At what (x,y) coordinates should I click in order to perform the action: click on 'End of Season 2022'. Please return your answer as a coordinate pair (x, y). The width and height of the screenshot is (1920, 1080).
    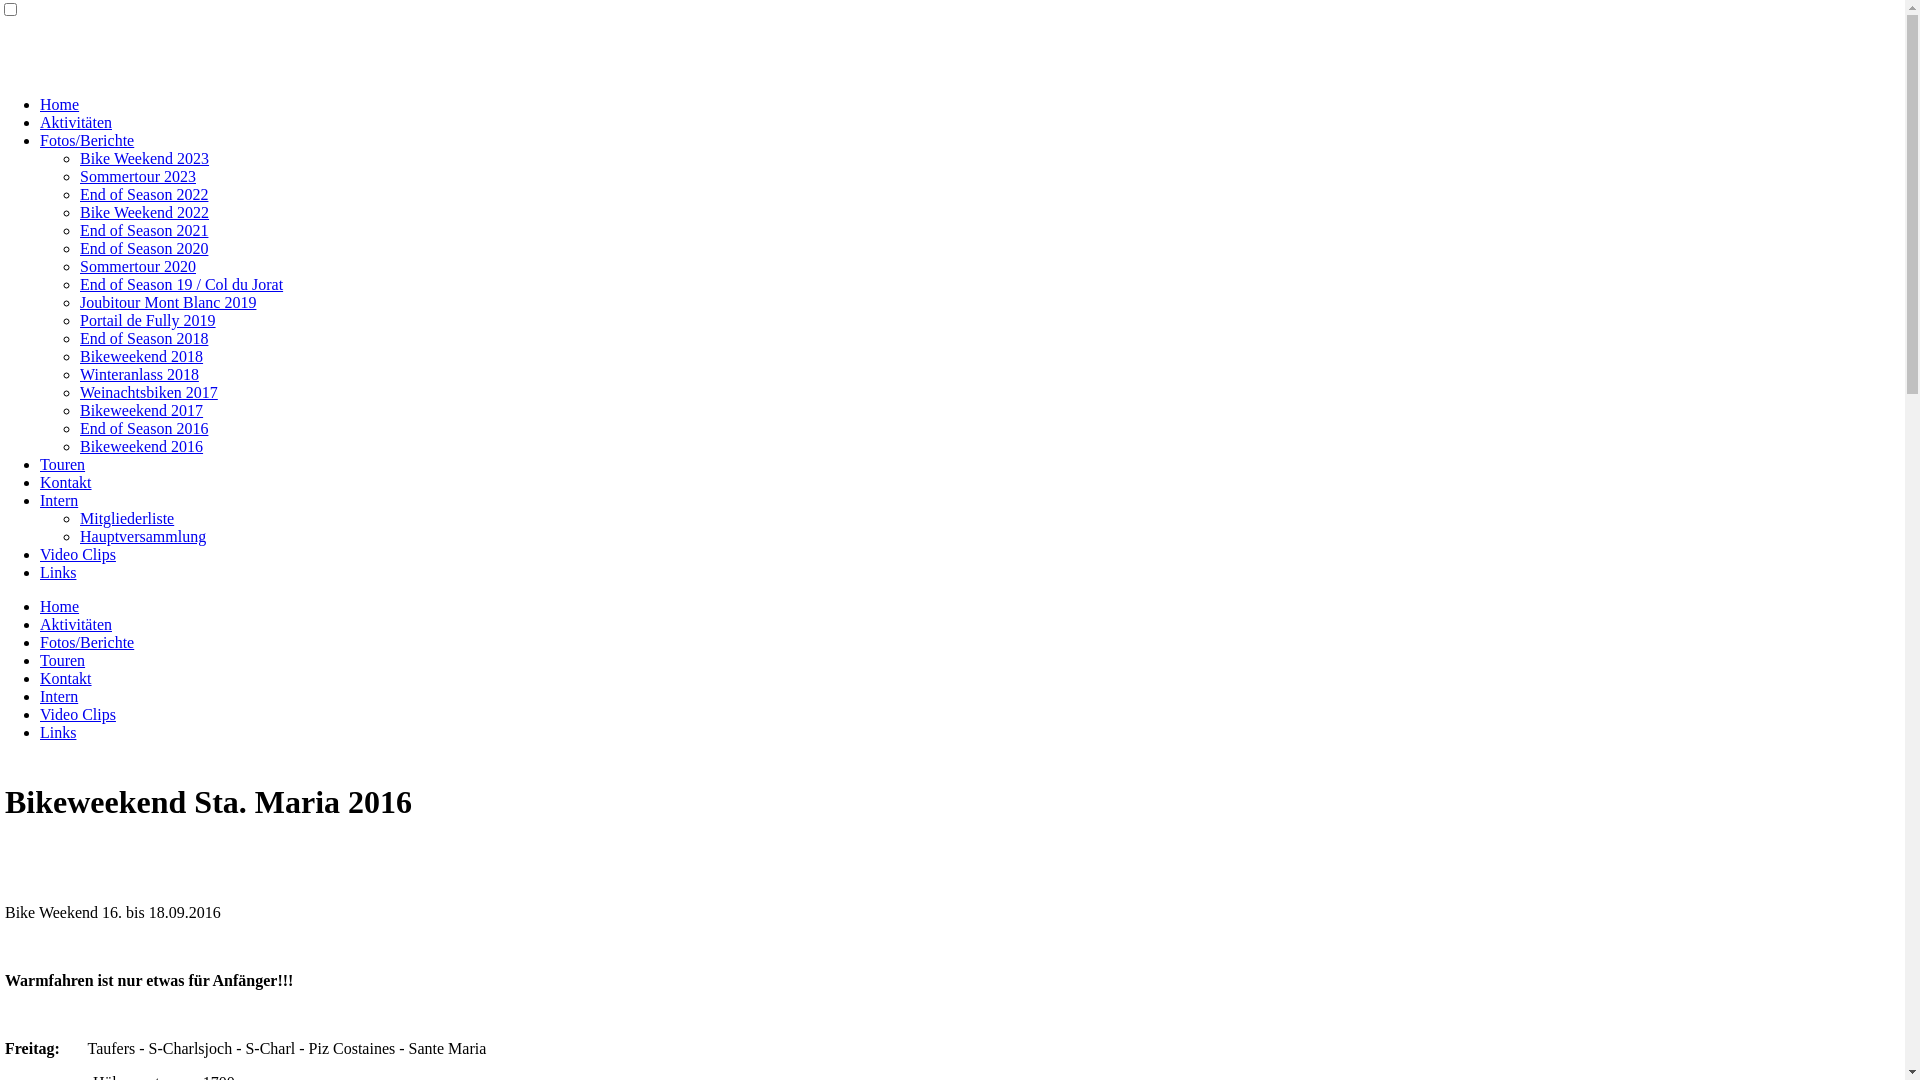
    Looking at the image, I should click on (143, 194).